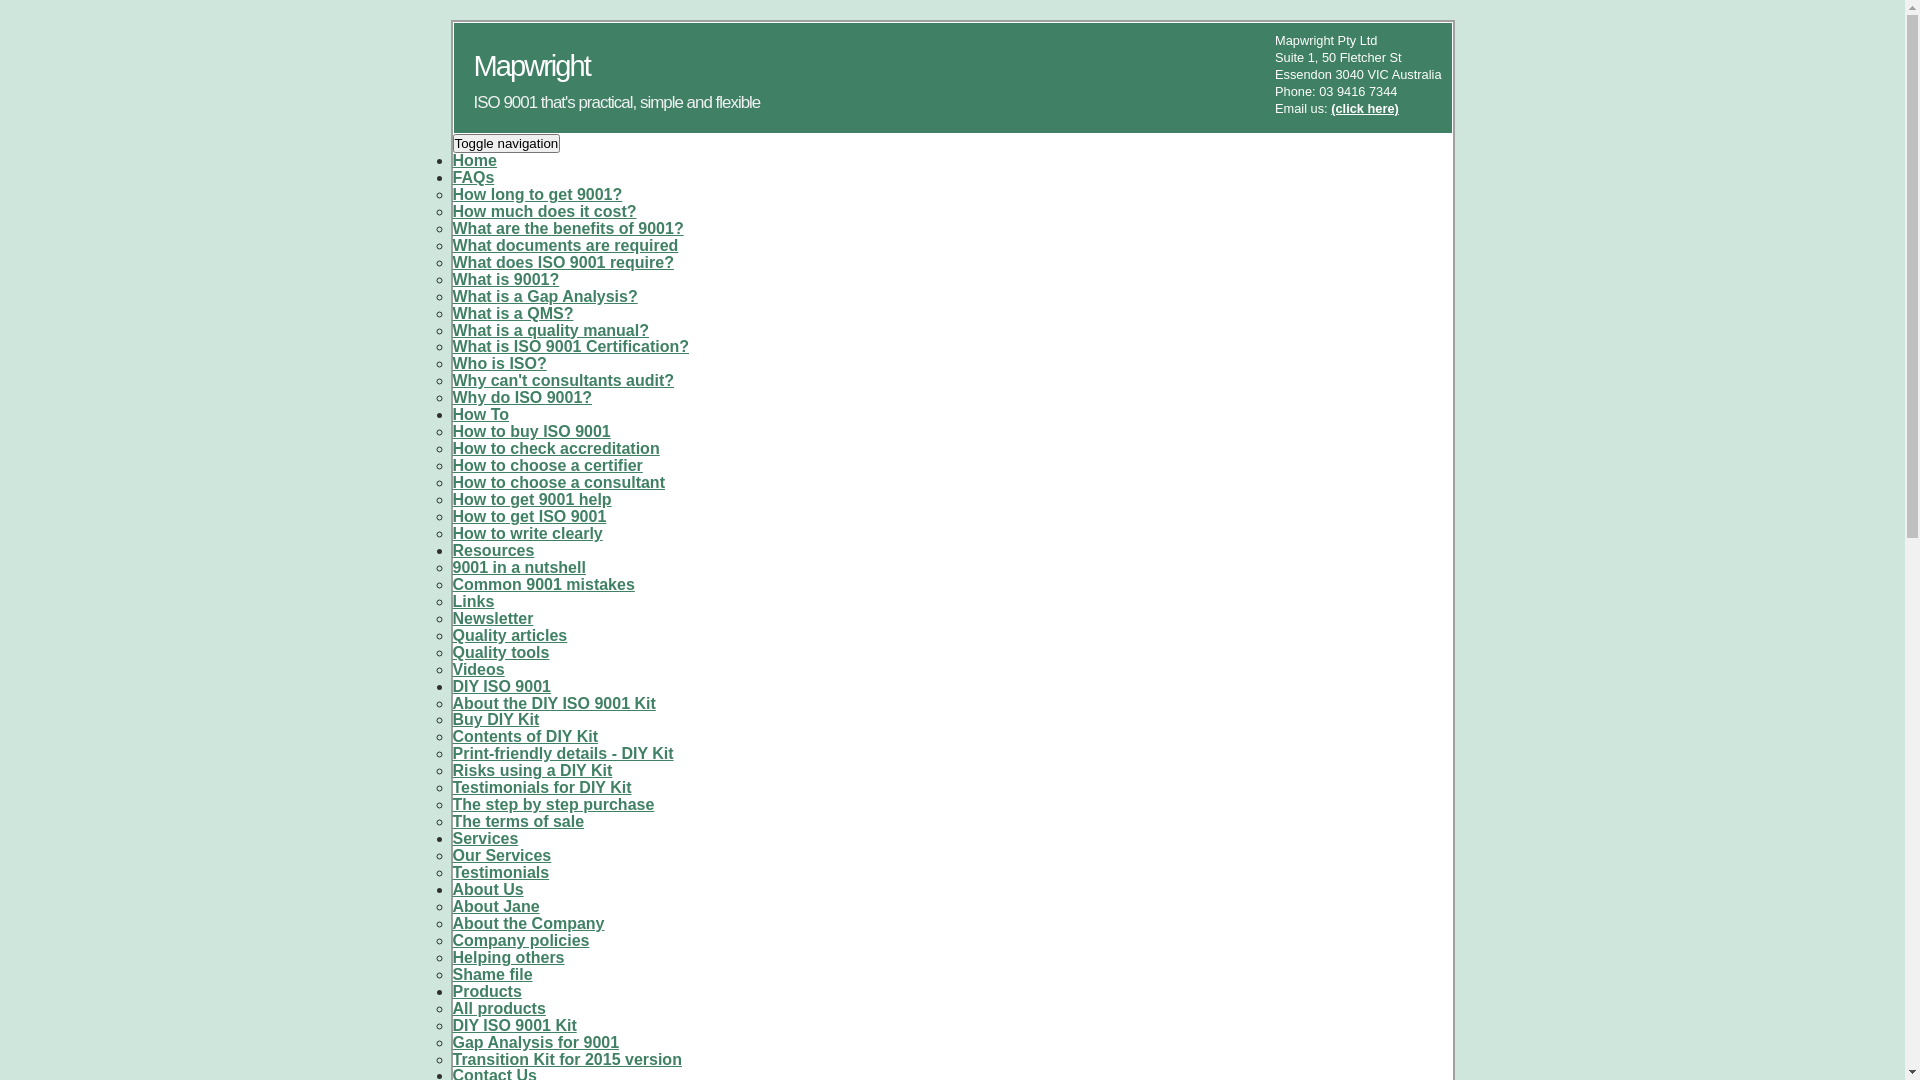 This screenshot has height=1080, width=1920. I want to click on 'The terms of sale', so click(450, 821).